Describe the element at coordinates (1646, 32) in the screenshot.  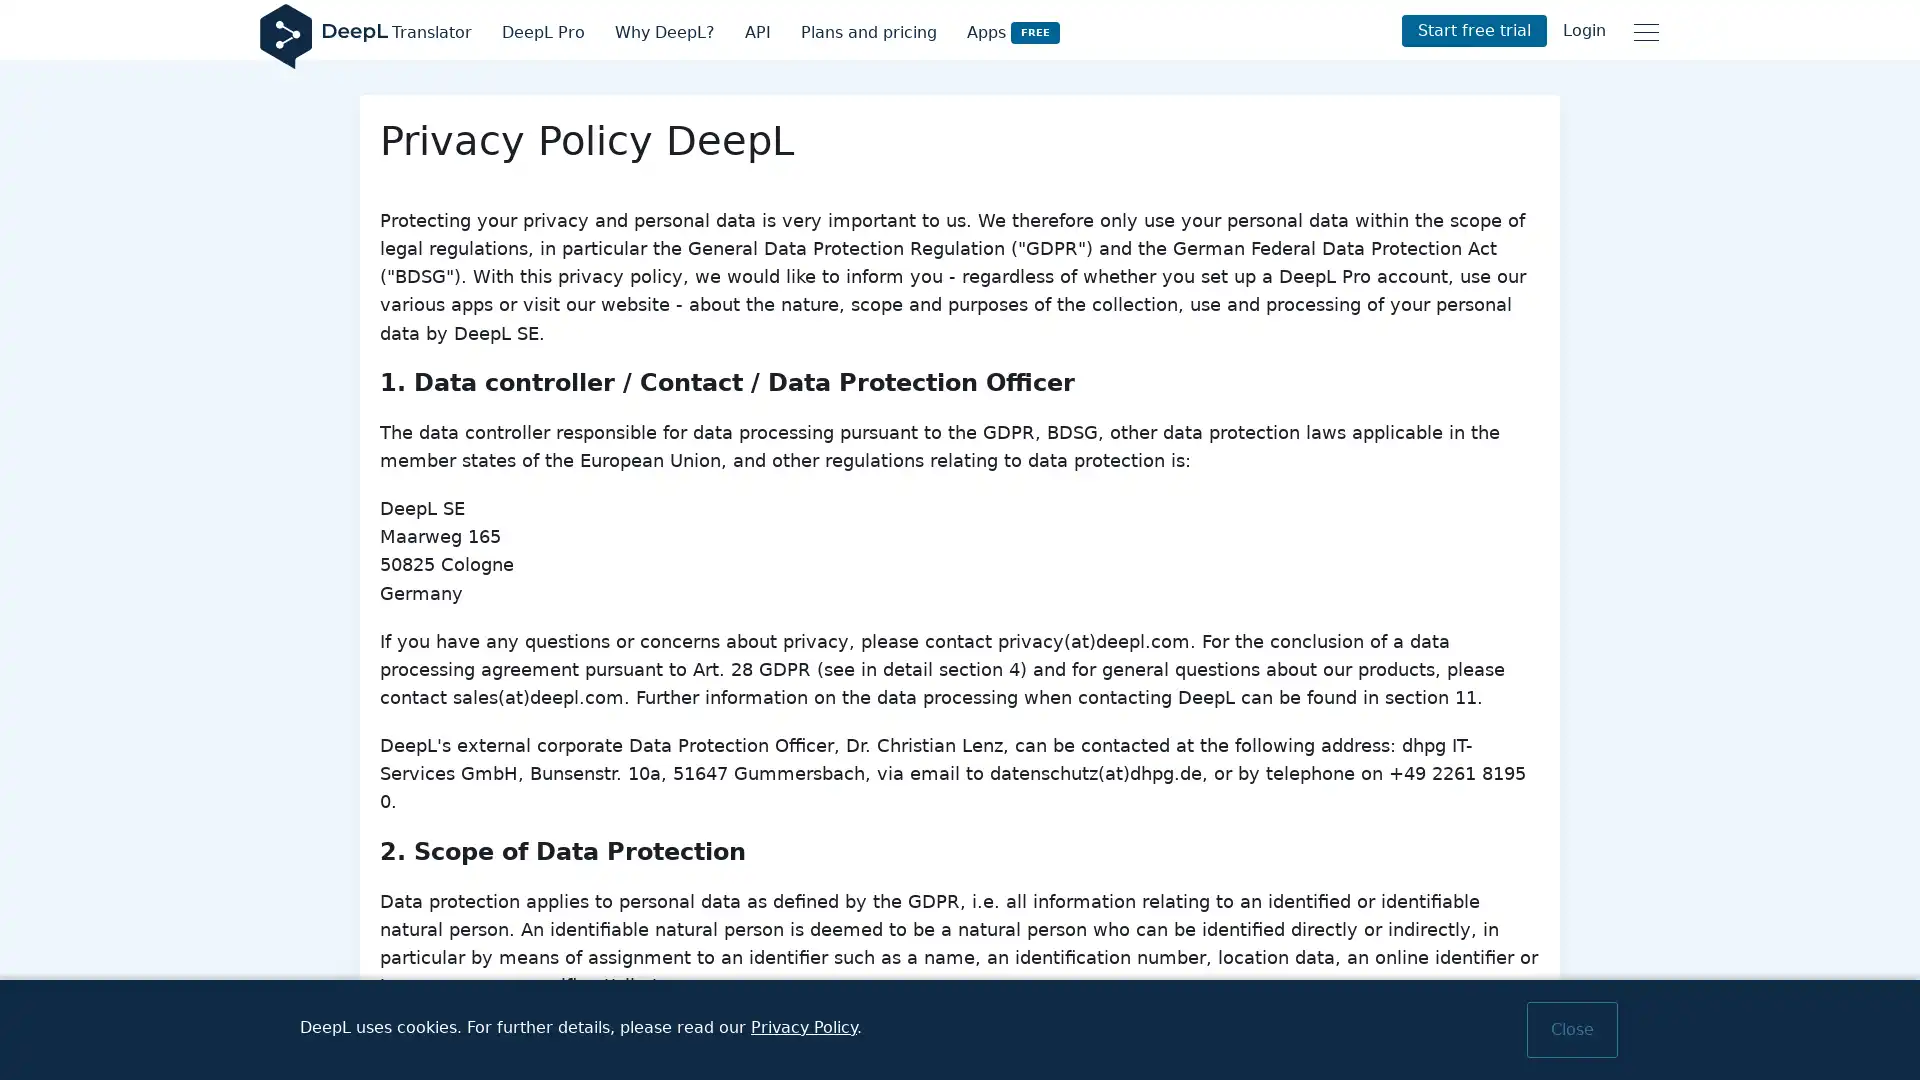
I see `Main menu` at that location.